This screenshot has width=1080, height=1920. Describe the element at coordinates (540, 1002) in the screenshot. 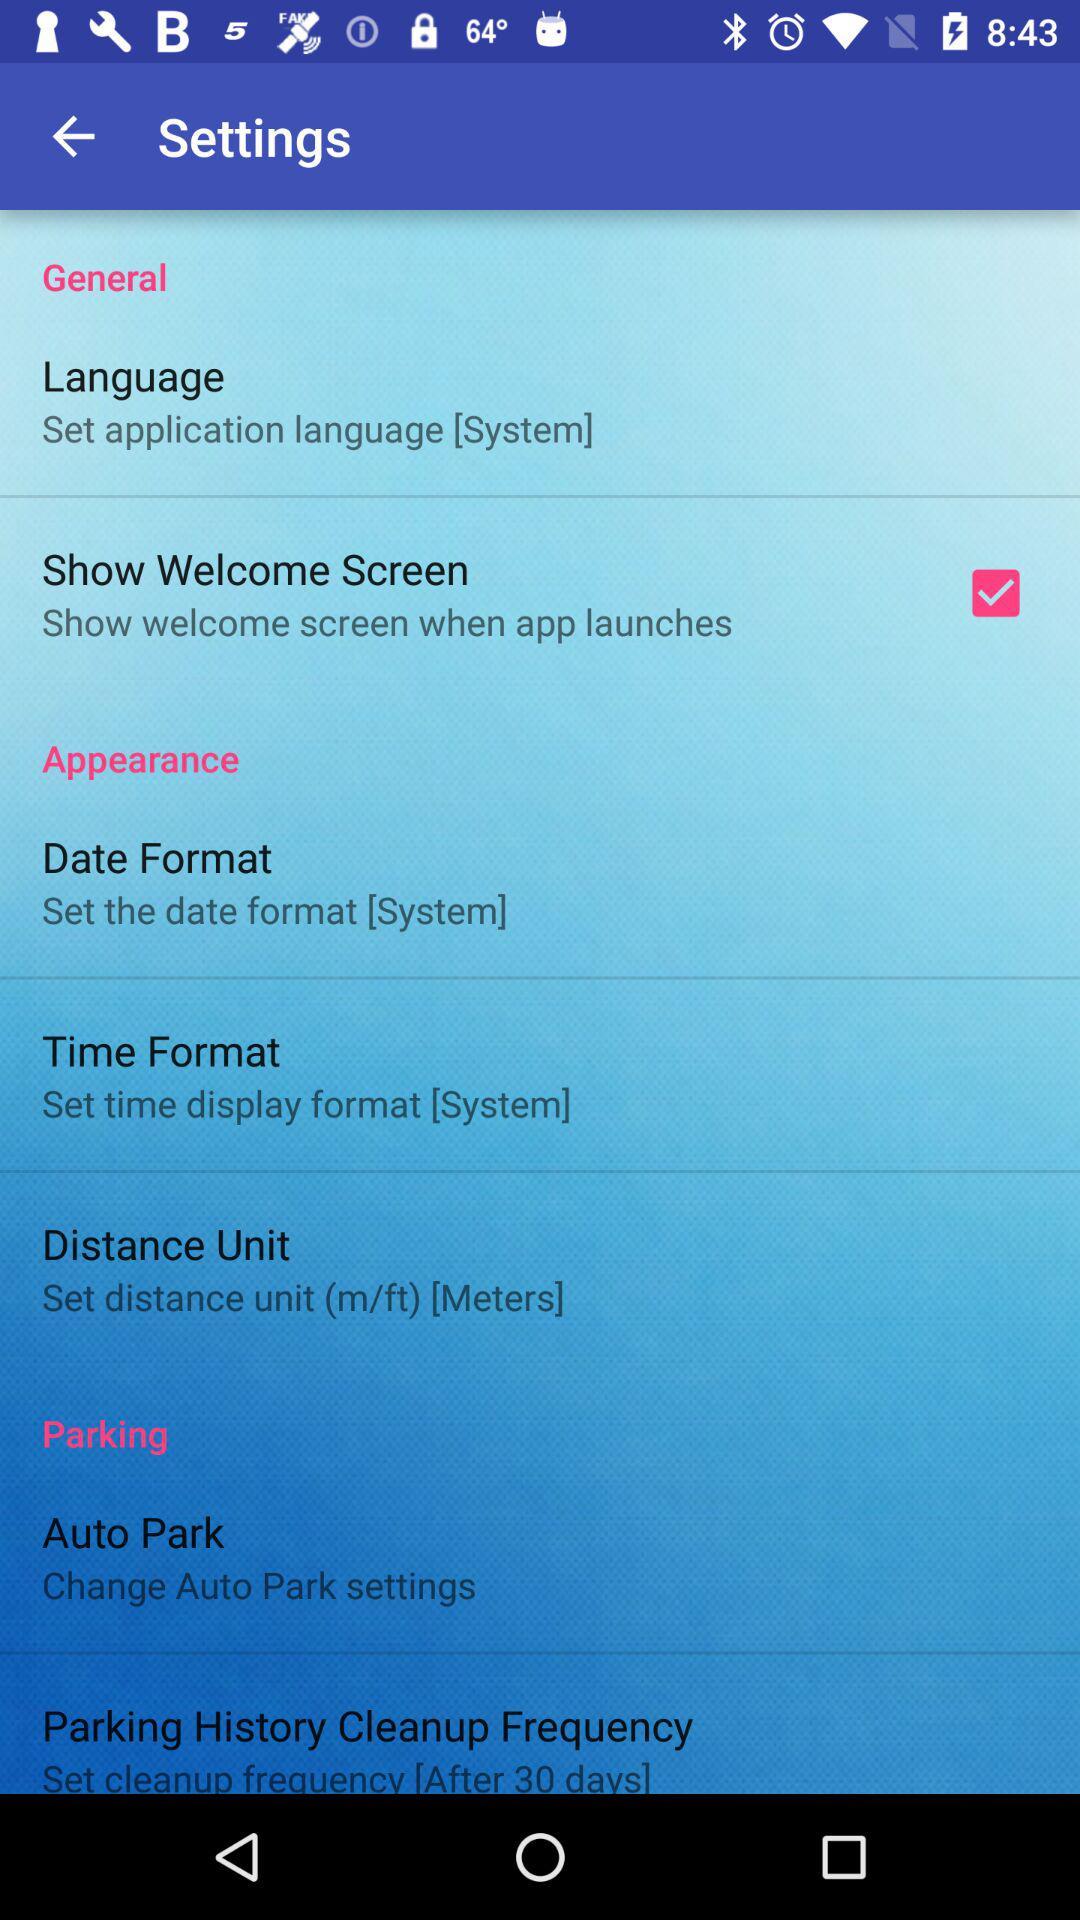

I see `click for more informations` at that location.